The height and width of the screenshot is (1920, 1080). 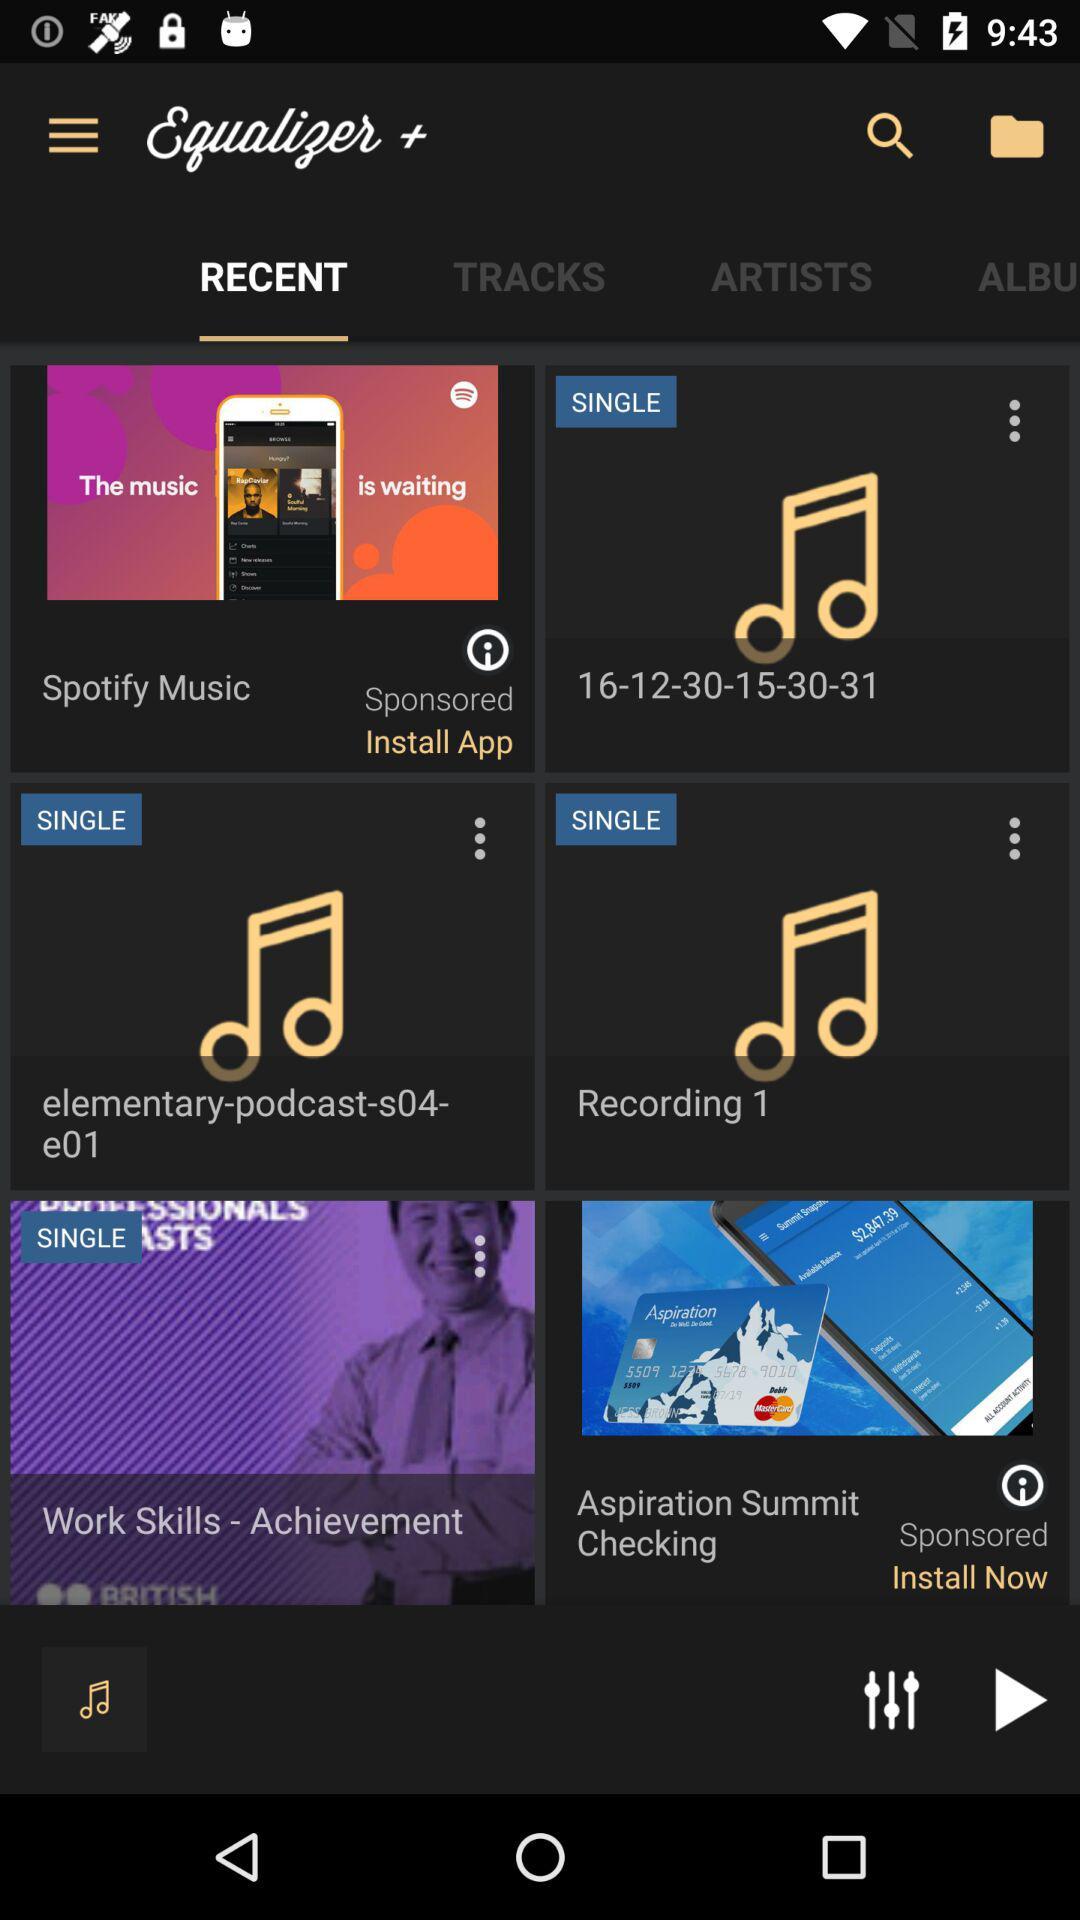 What do you see at coordinates (890, 1698) in the screenshot?
I see `the sliders icon` at bounding box center [890, 1698].